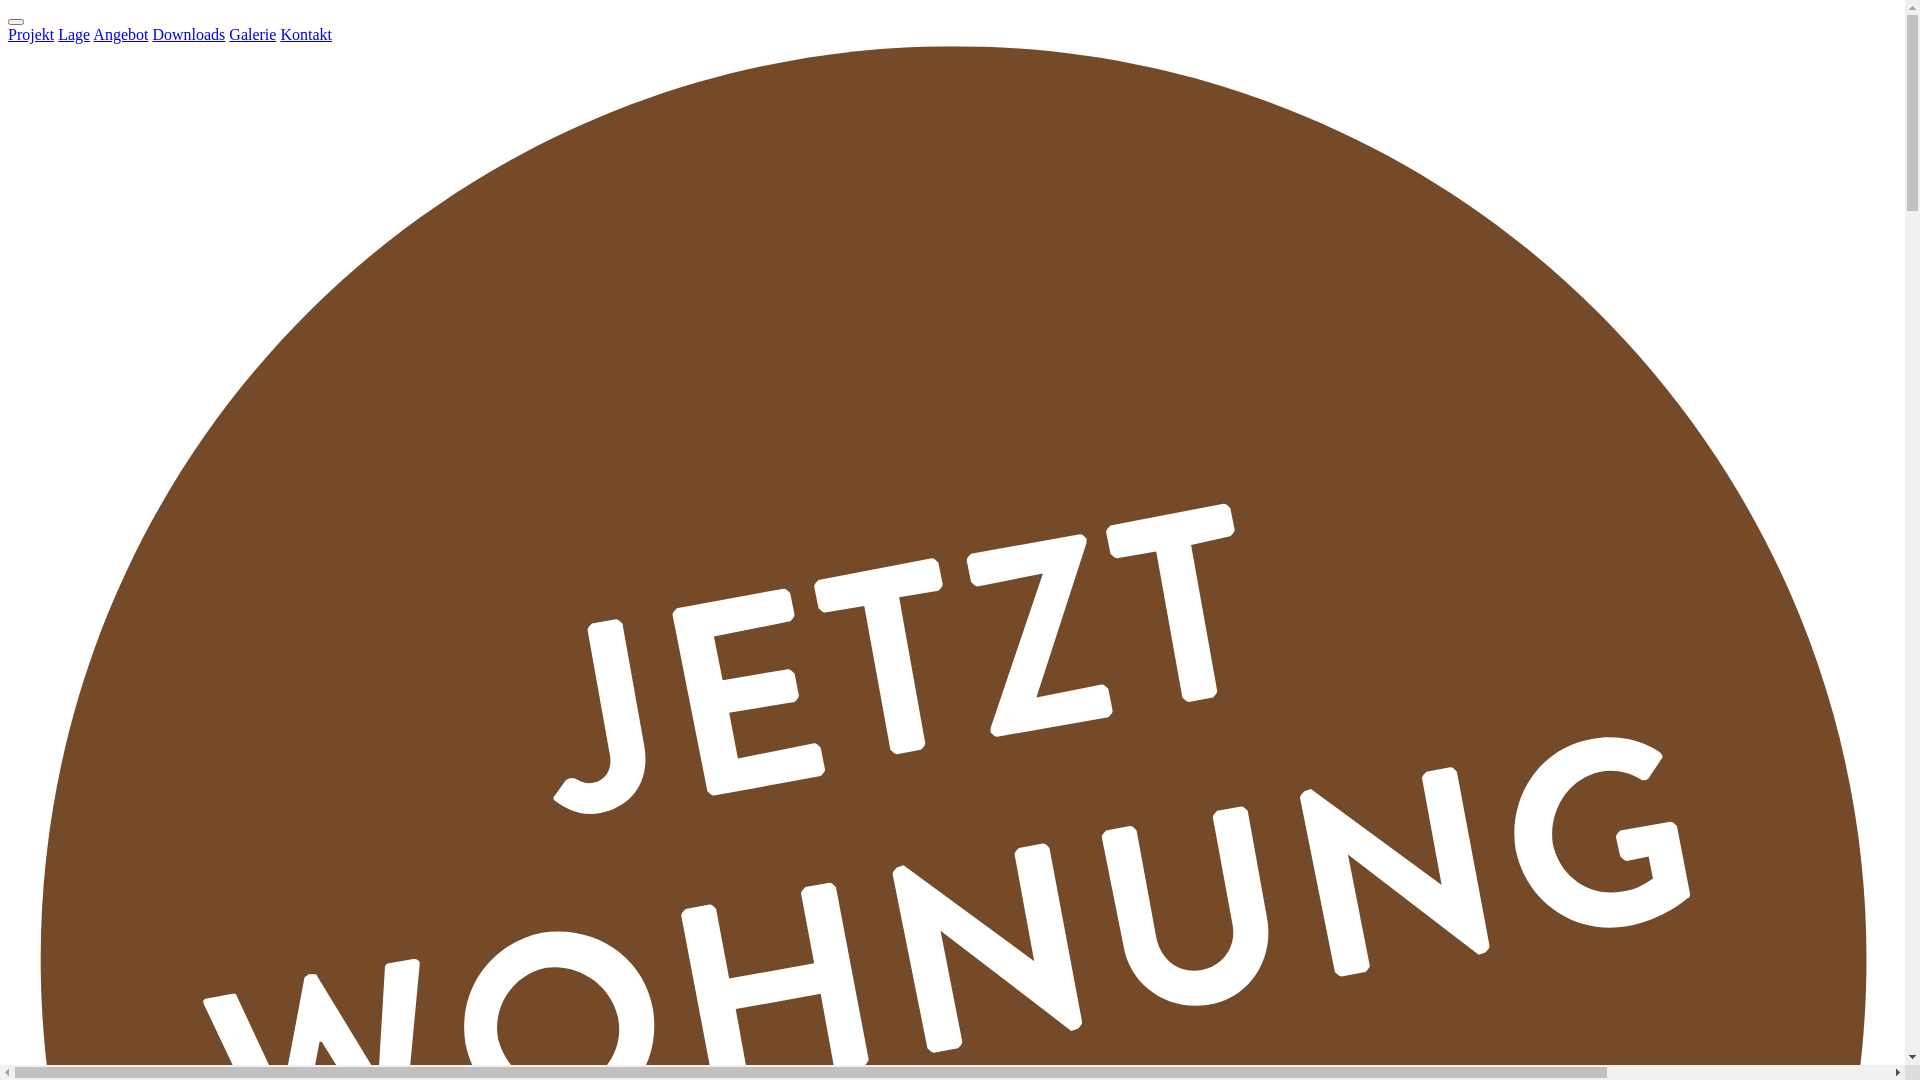 This screenshot has height=1080, width=1920. Describe the element at coordinates (119, 34) in the screenshot. I see `'Angebot'` at that location.